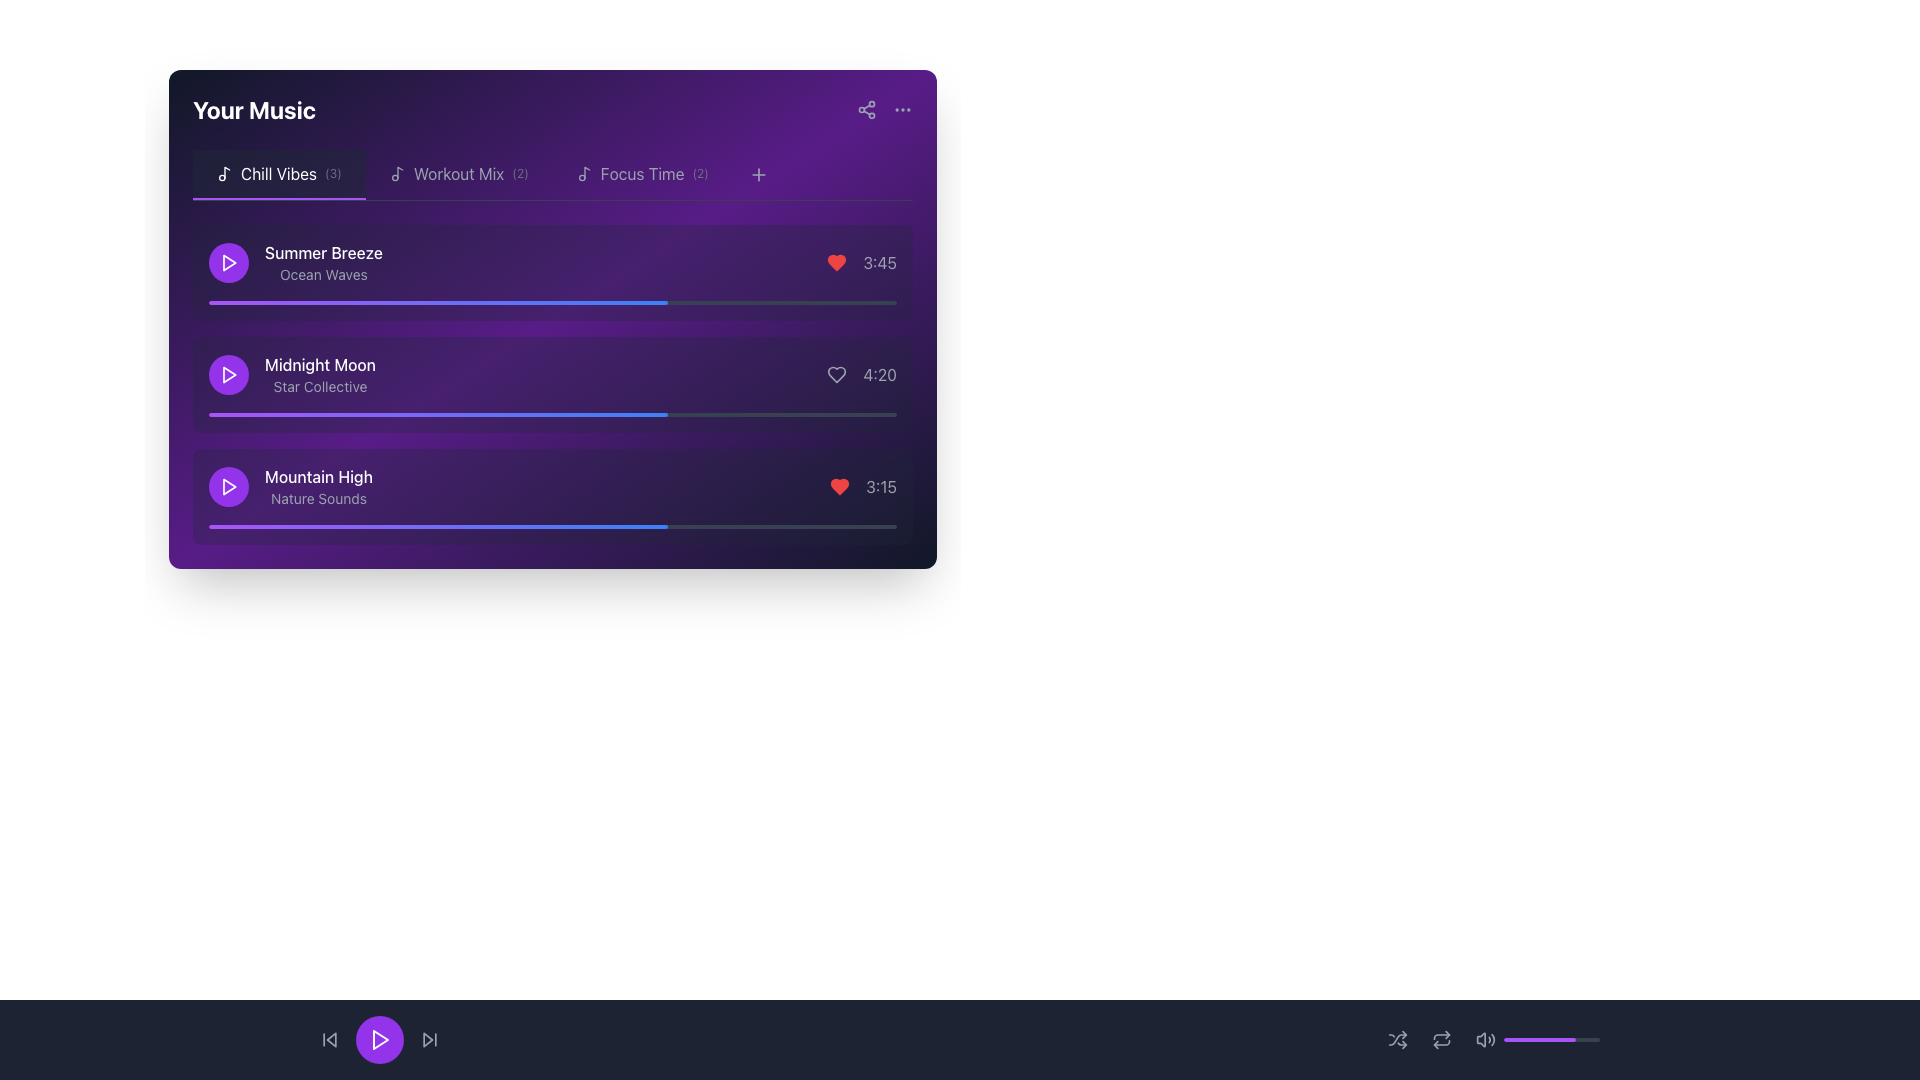  I want to click on the progress bar, so click(552, 414).